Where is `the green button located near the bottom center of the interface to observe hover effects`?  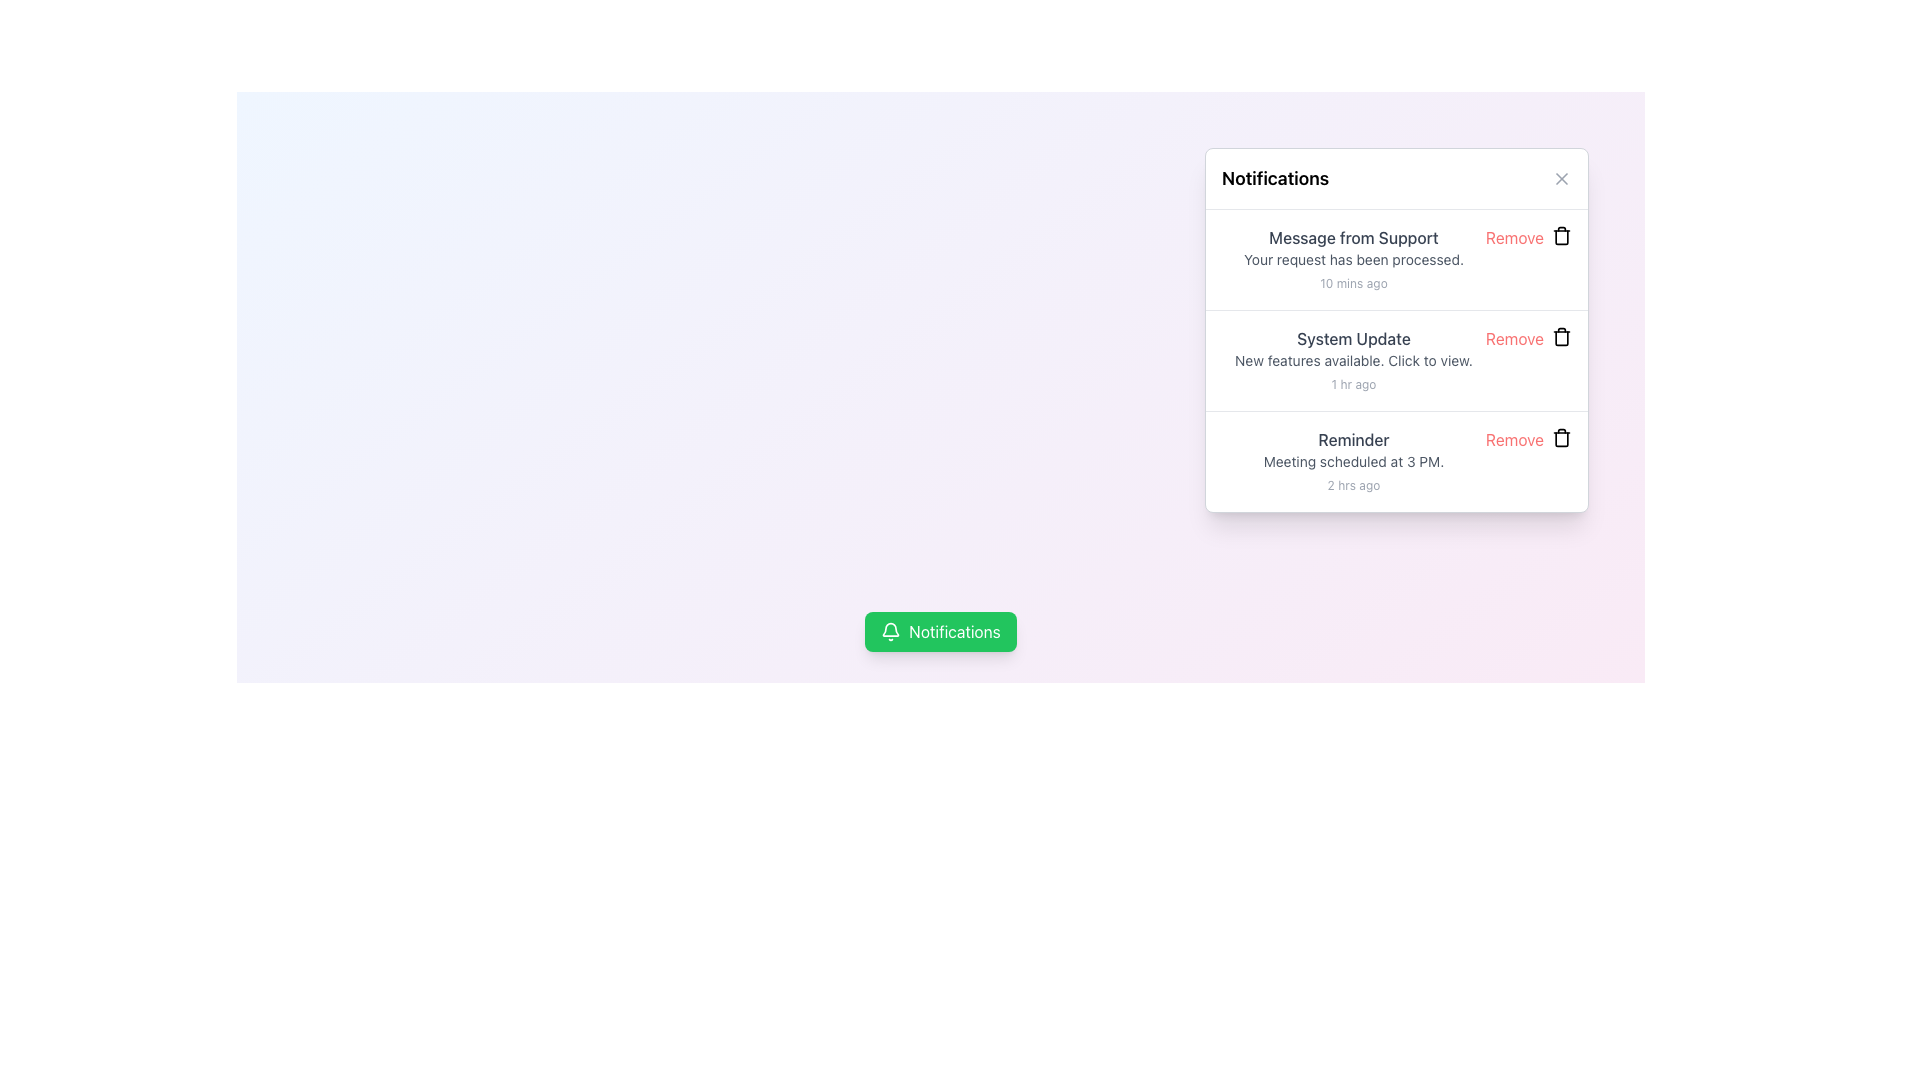
the green button located near the bottom center of the interface to observe hover effects is located at coordinates (939, 632).